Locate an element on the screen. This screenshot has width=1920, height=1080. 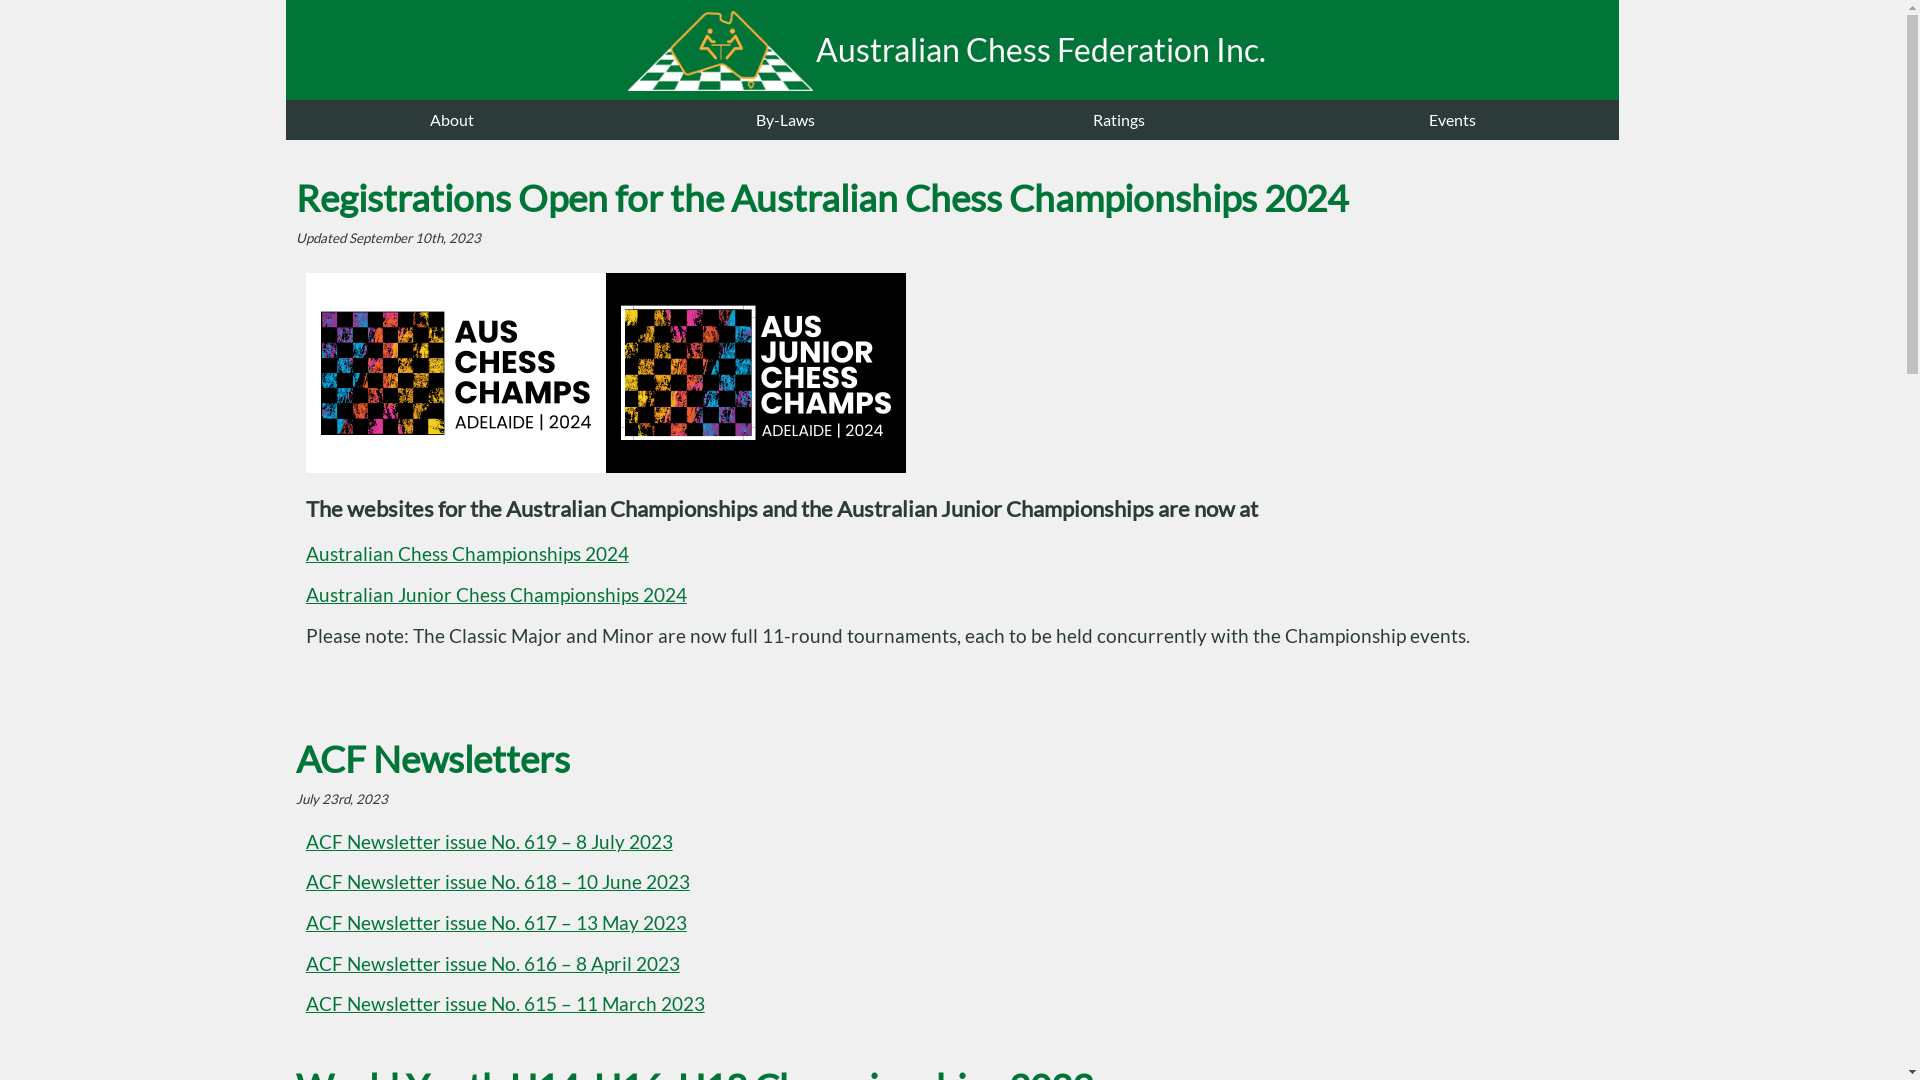
'Events' is located at coordinates (1452, 119).